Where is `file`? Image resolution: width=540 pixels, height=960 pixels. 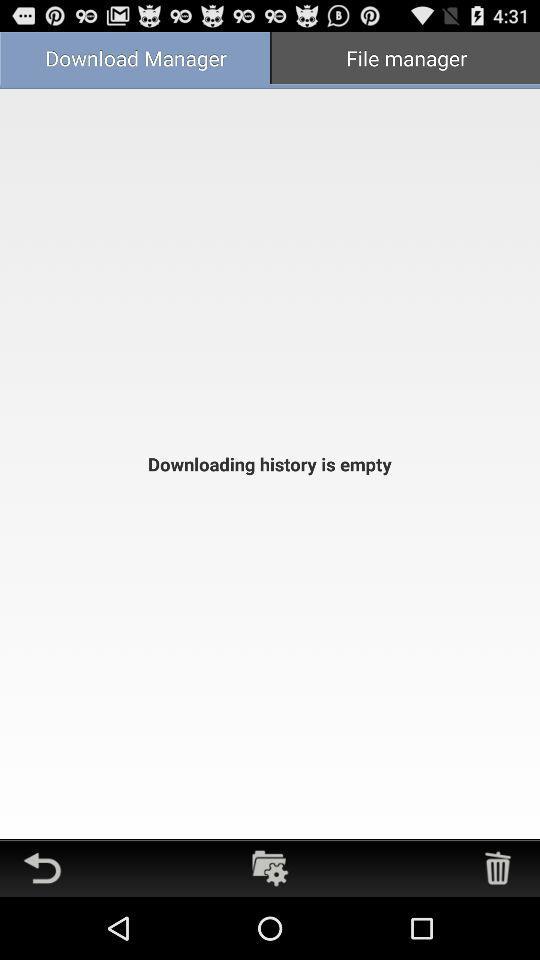 file is located at coordinates (270, 867).